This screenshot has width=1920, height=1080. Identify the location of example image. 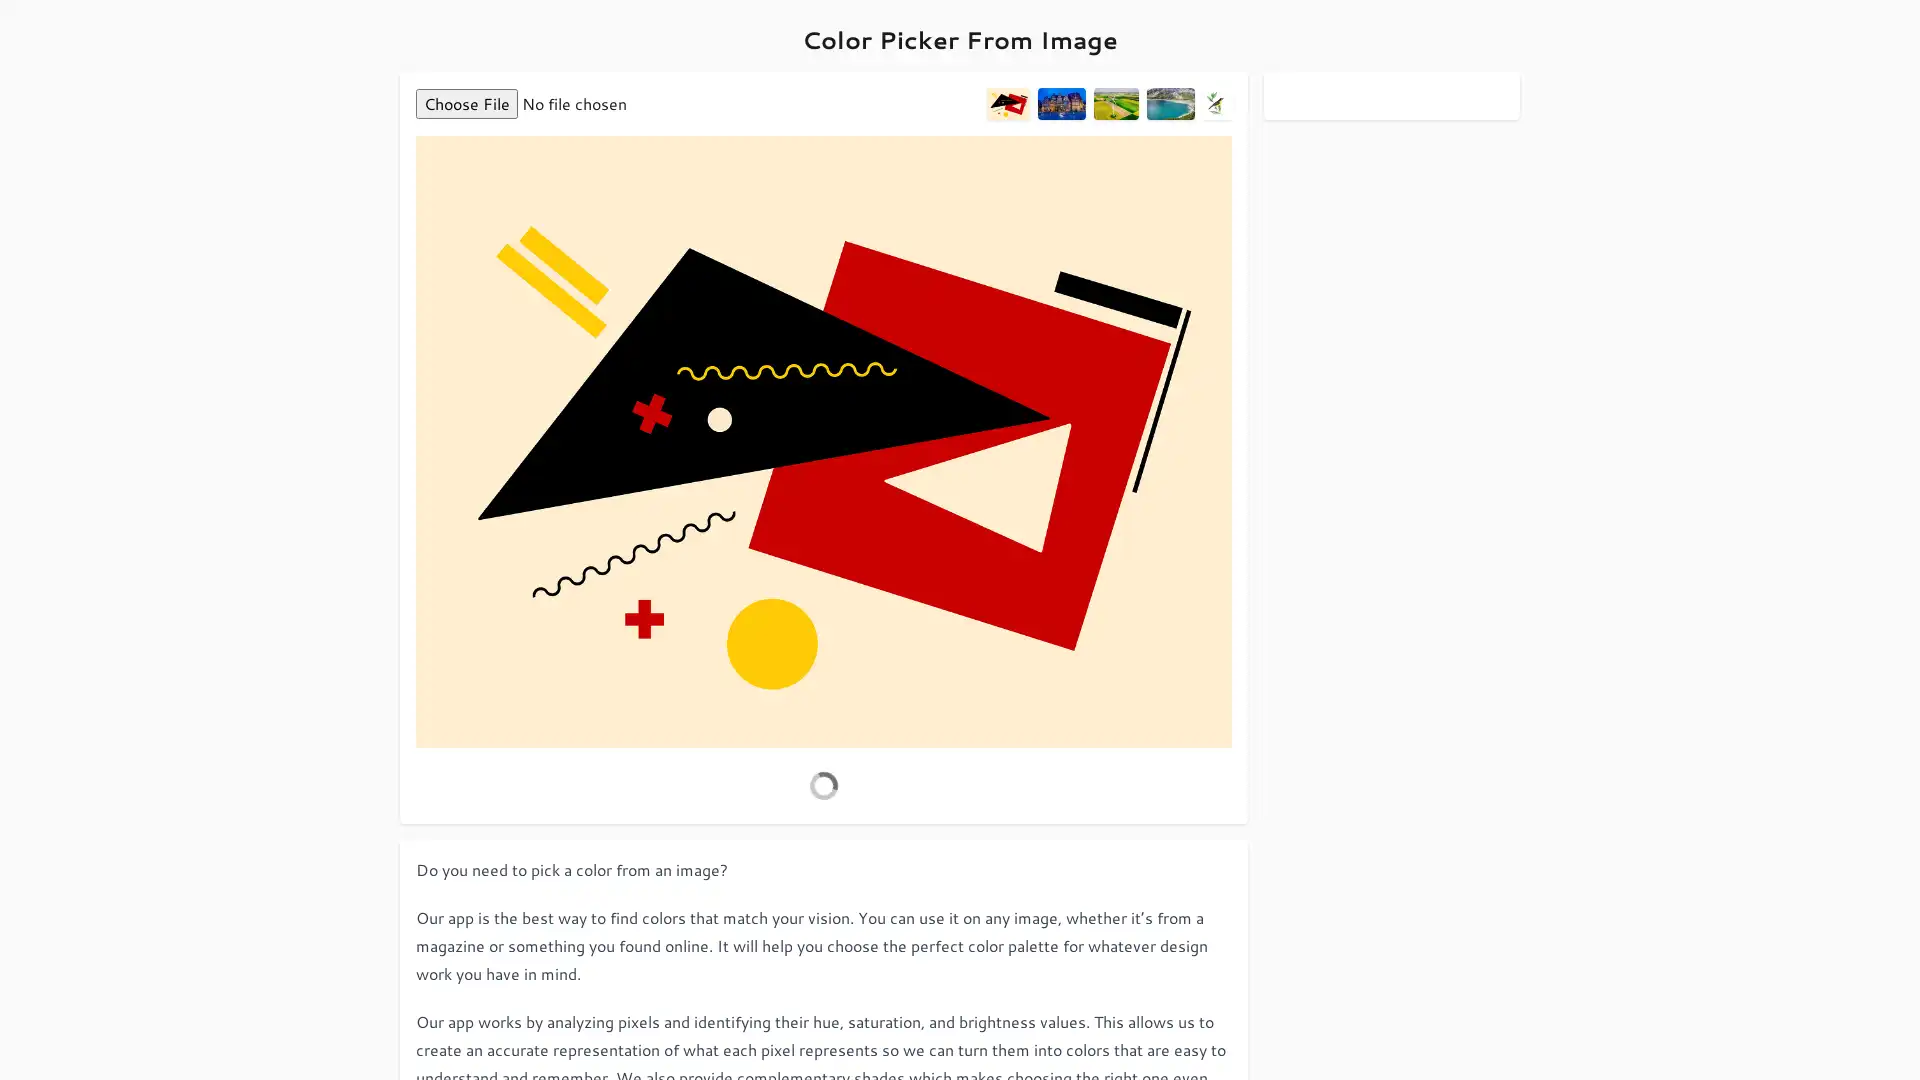
(1216, 104).